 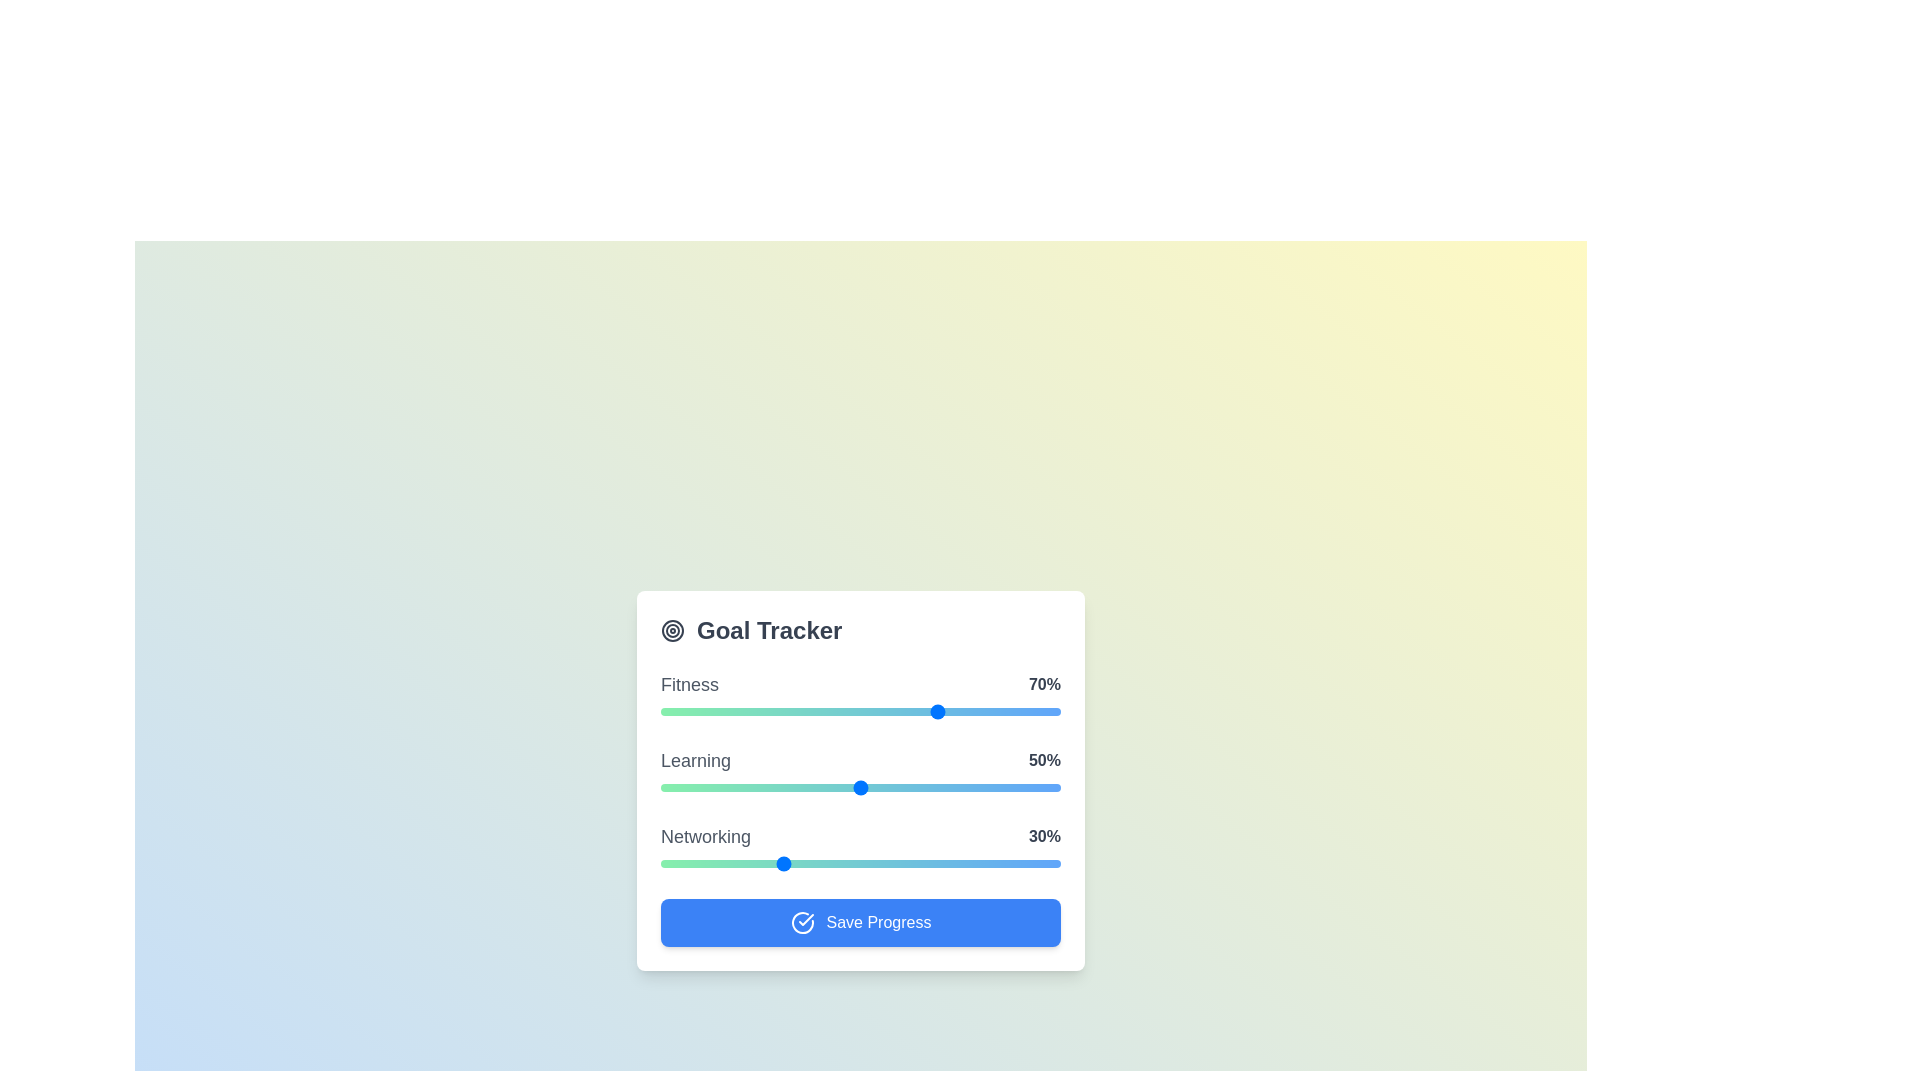 I want to click on the 'Save Progress' button to save the current goal status, so click(x=860, y=922).